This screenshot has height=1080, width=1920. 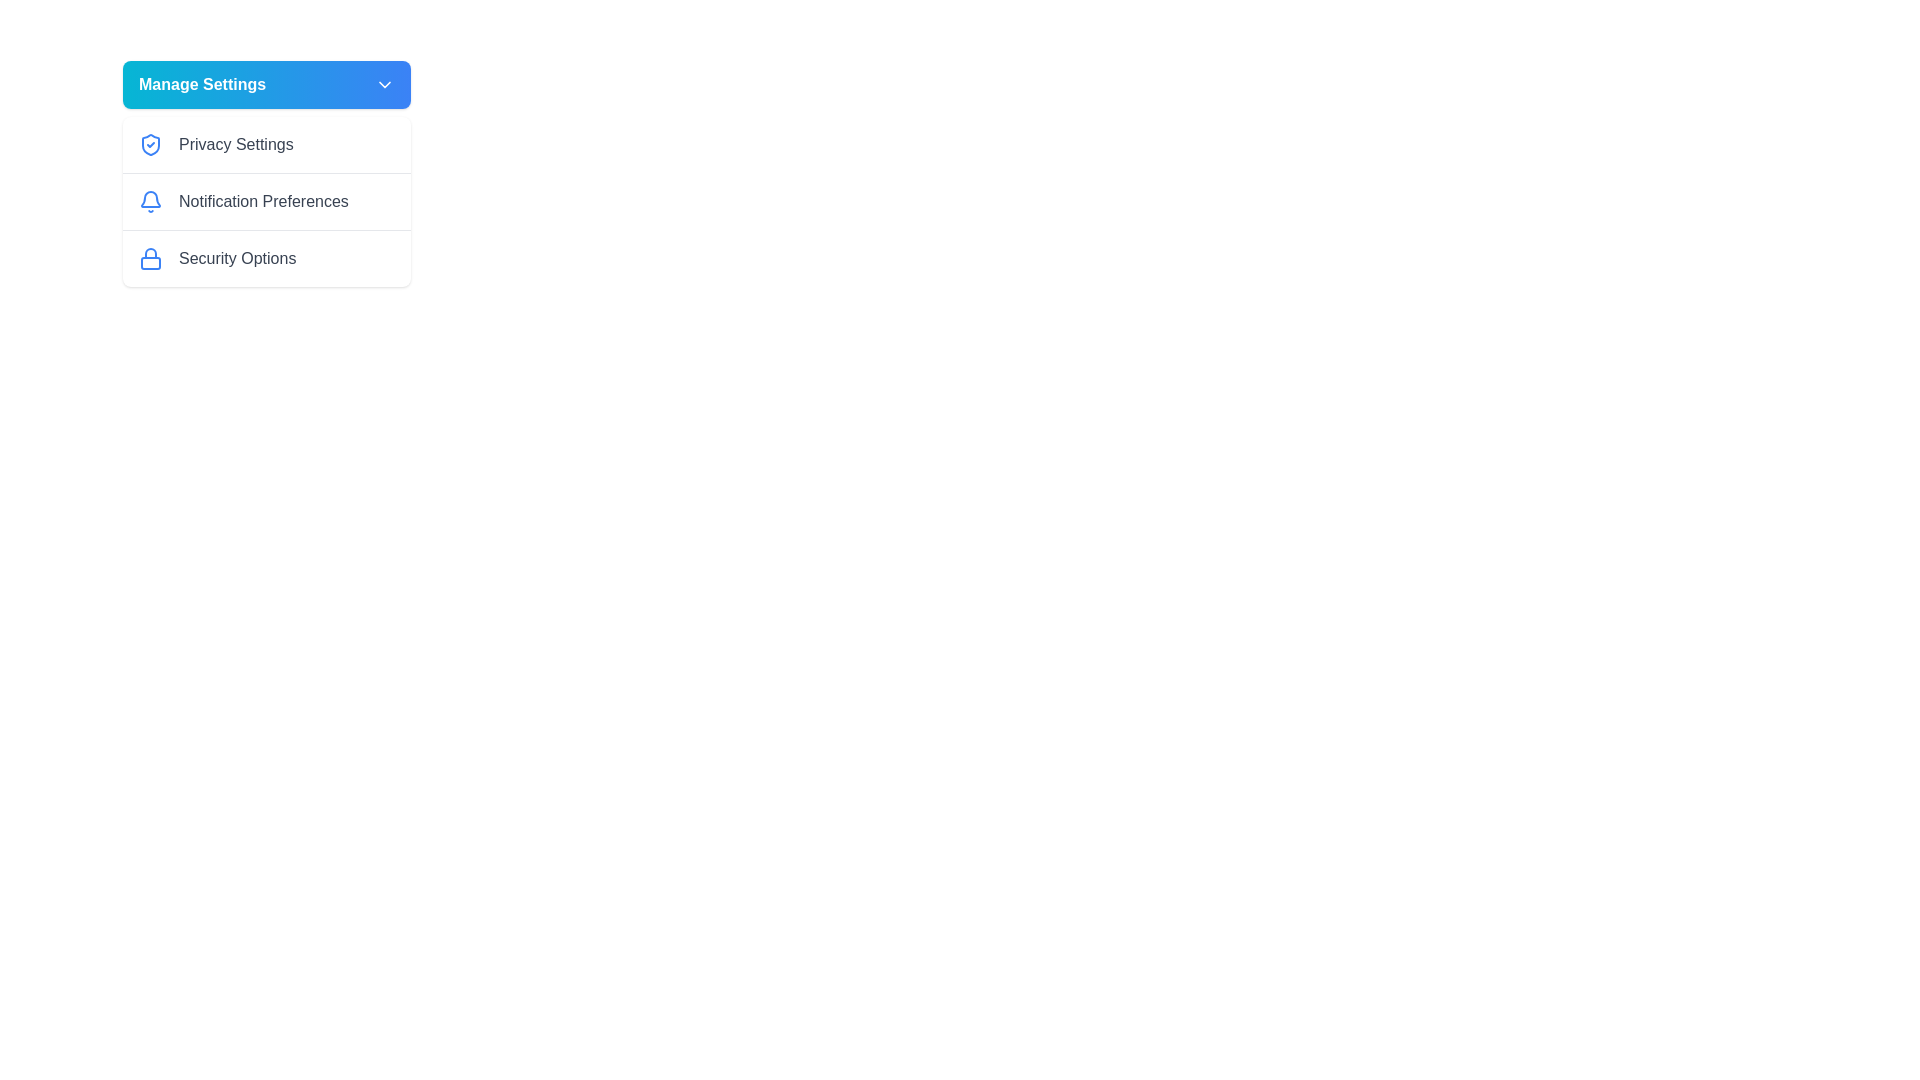 I want to click on the 'Security Options' menu item, which is the third item in the menu, so click(x=266, y=257).